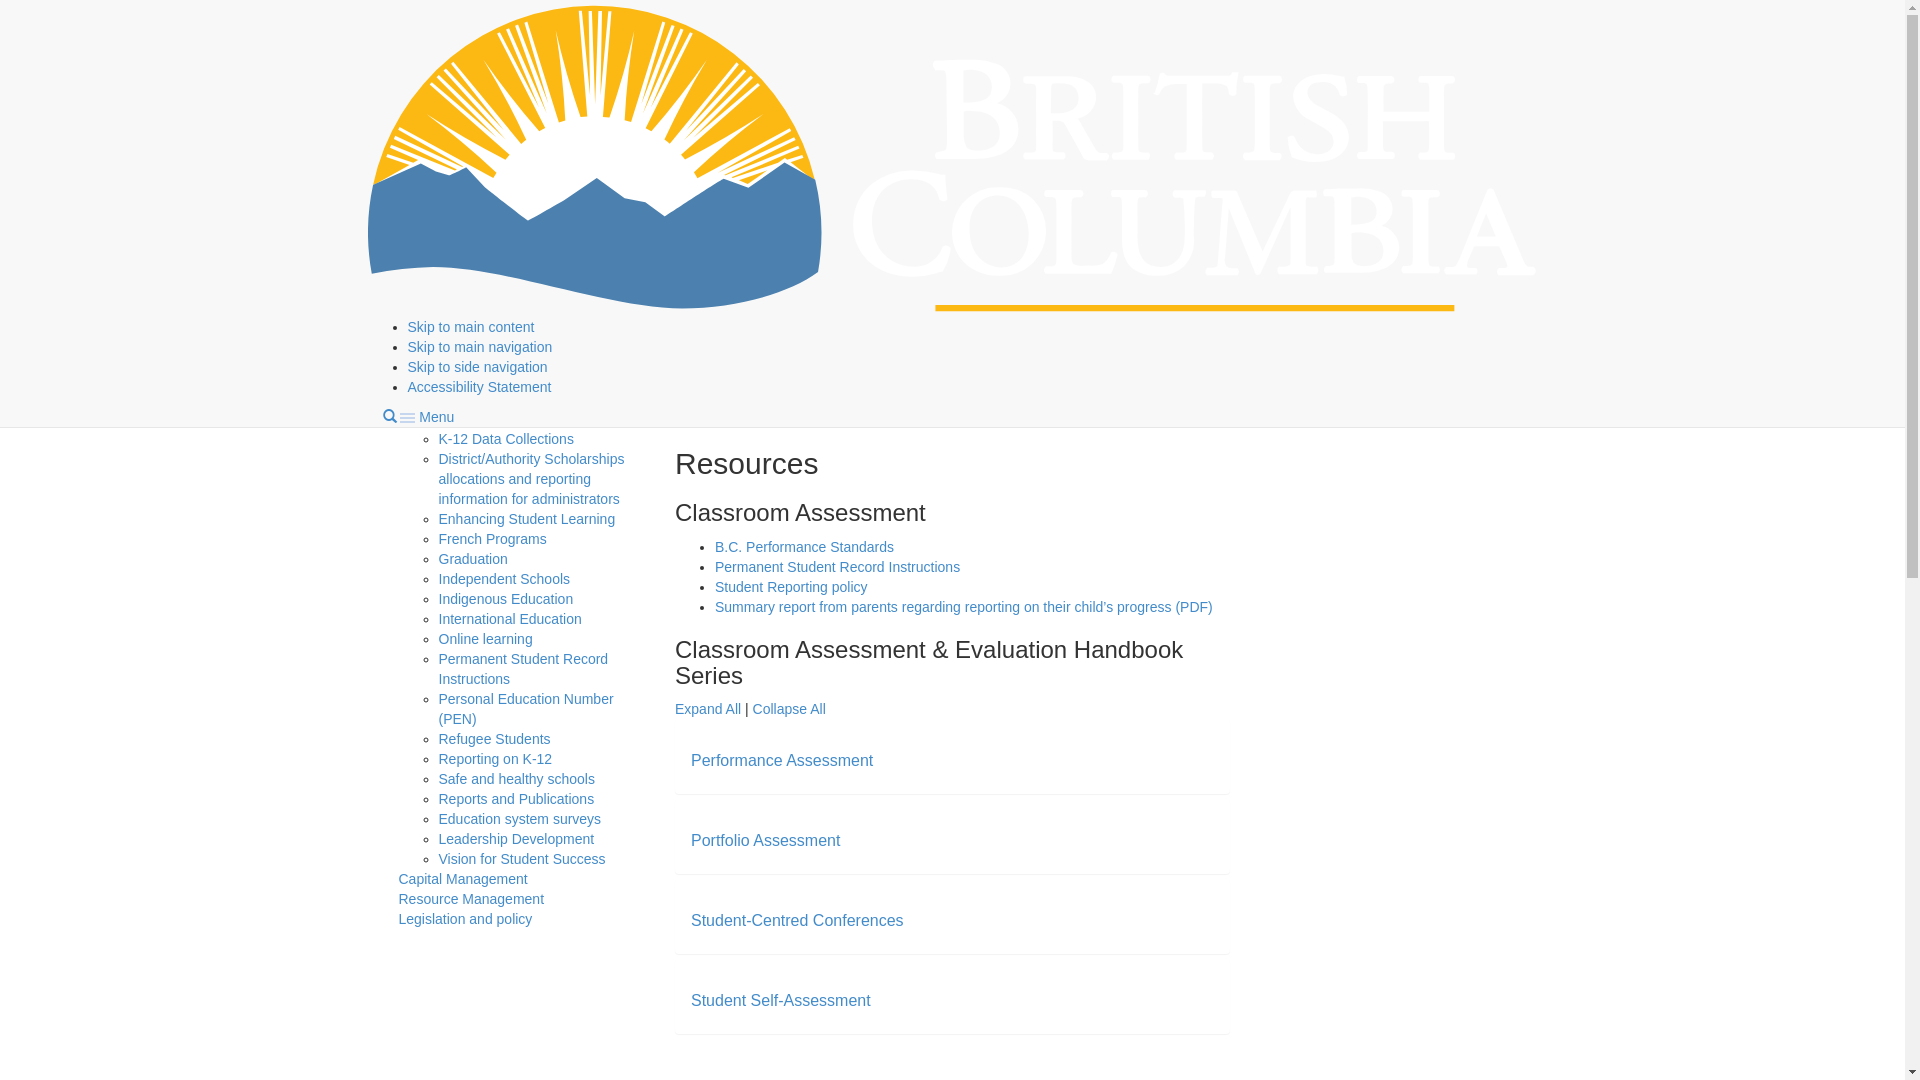 The image size is (1920, 1080). Describe the element at coordinates (407, 346) in the screenshot. I see `'Skip to main navigation'` at that location.